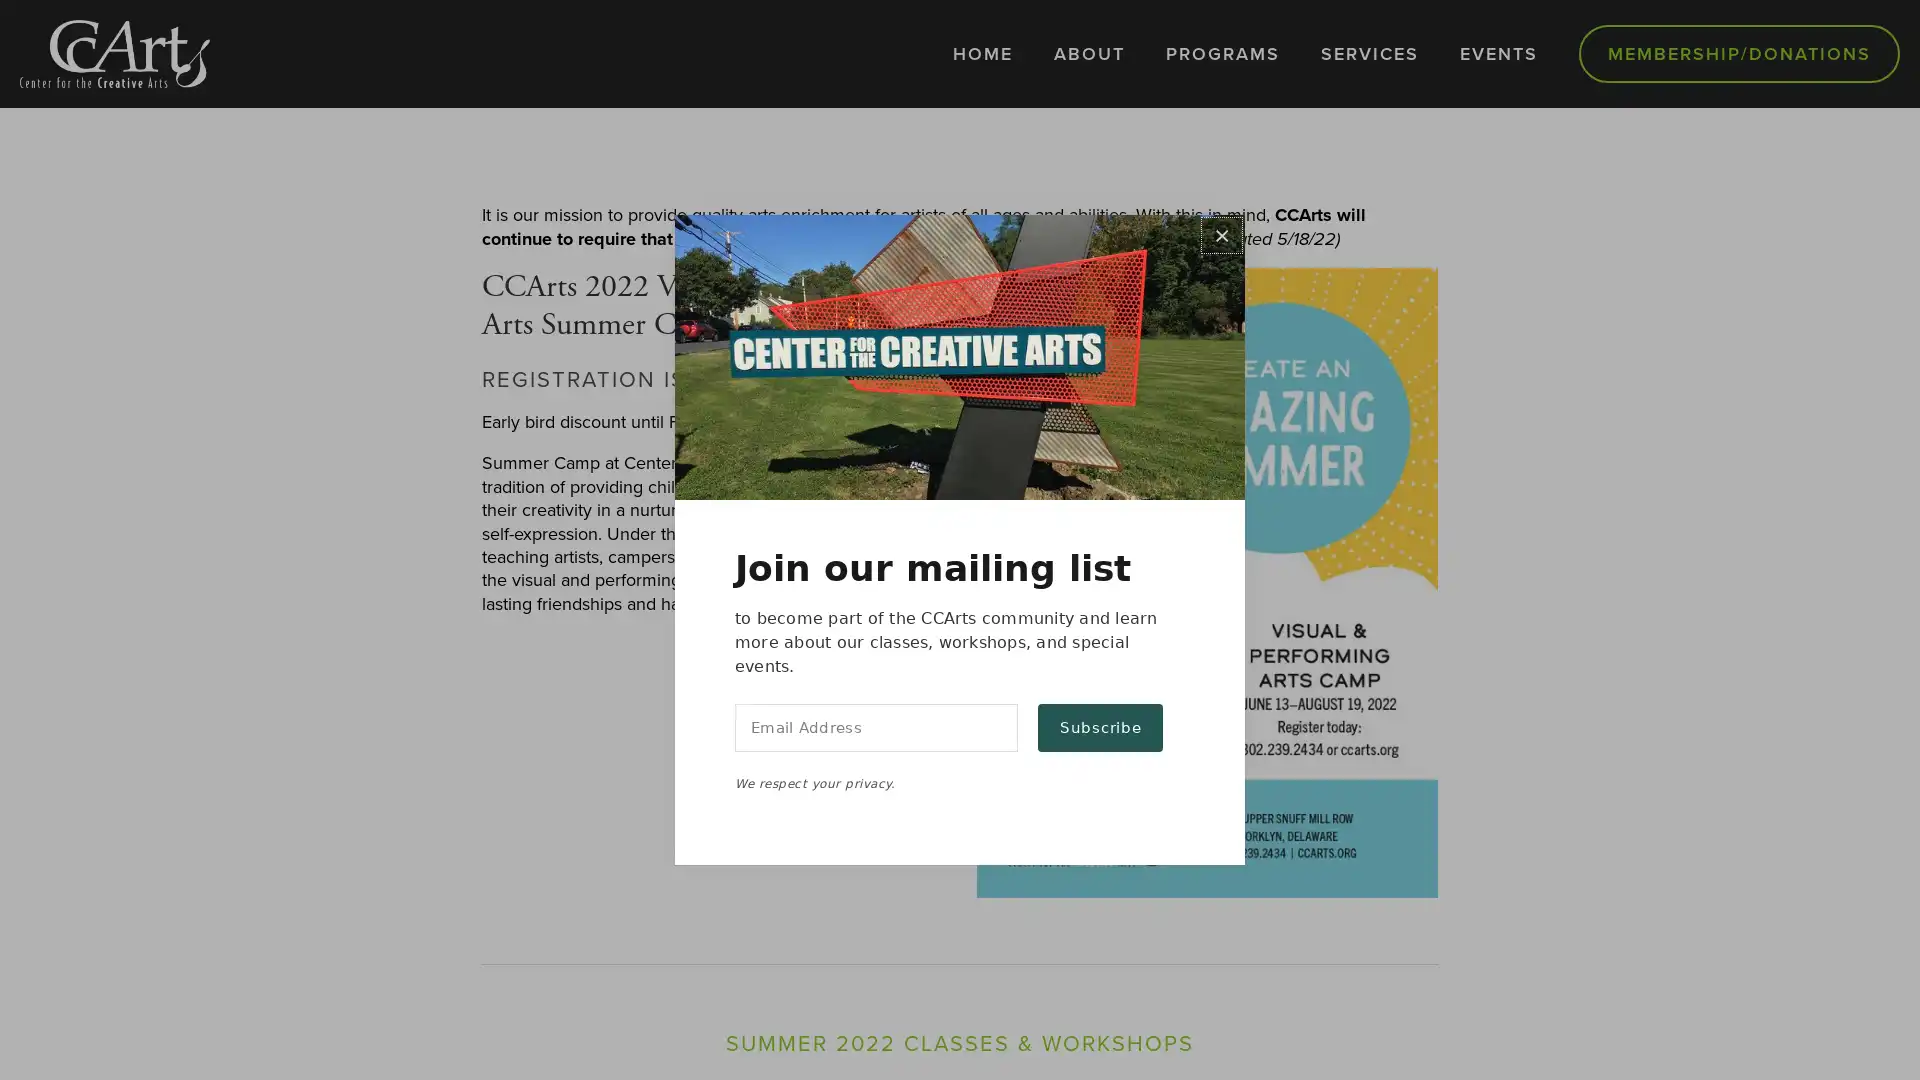  Describe the element at coordinates (1098, 728) in the screenshot. I see `Subscribe` at that location.